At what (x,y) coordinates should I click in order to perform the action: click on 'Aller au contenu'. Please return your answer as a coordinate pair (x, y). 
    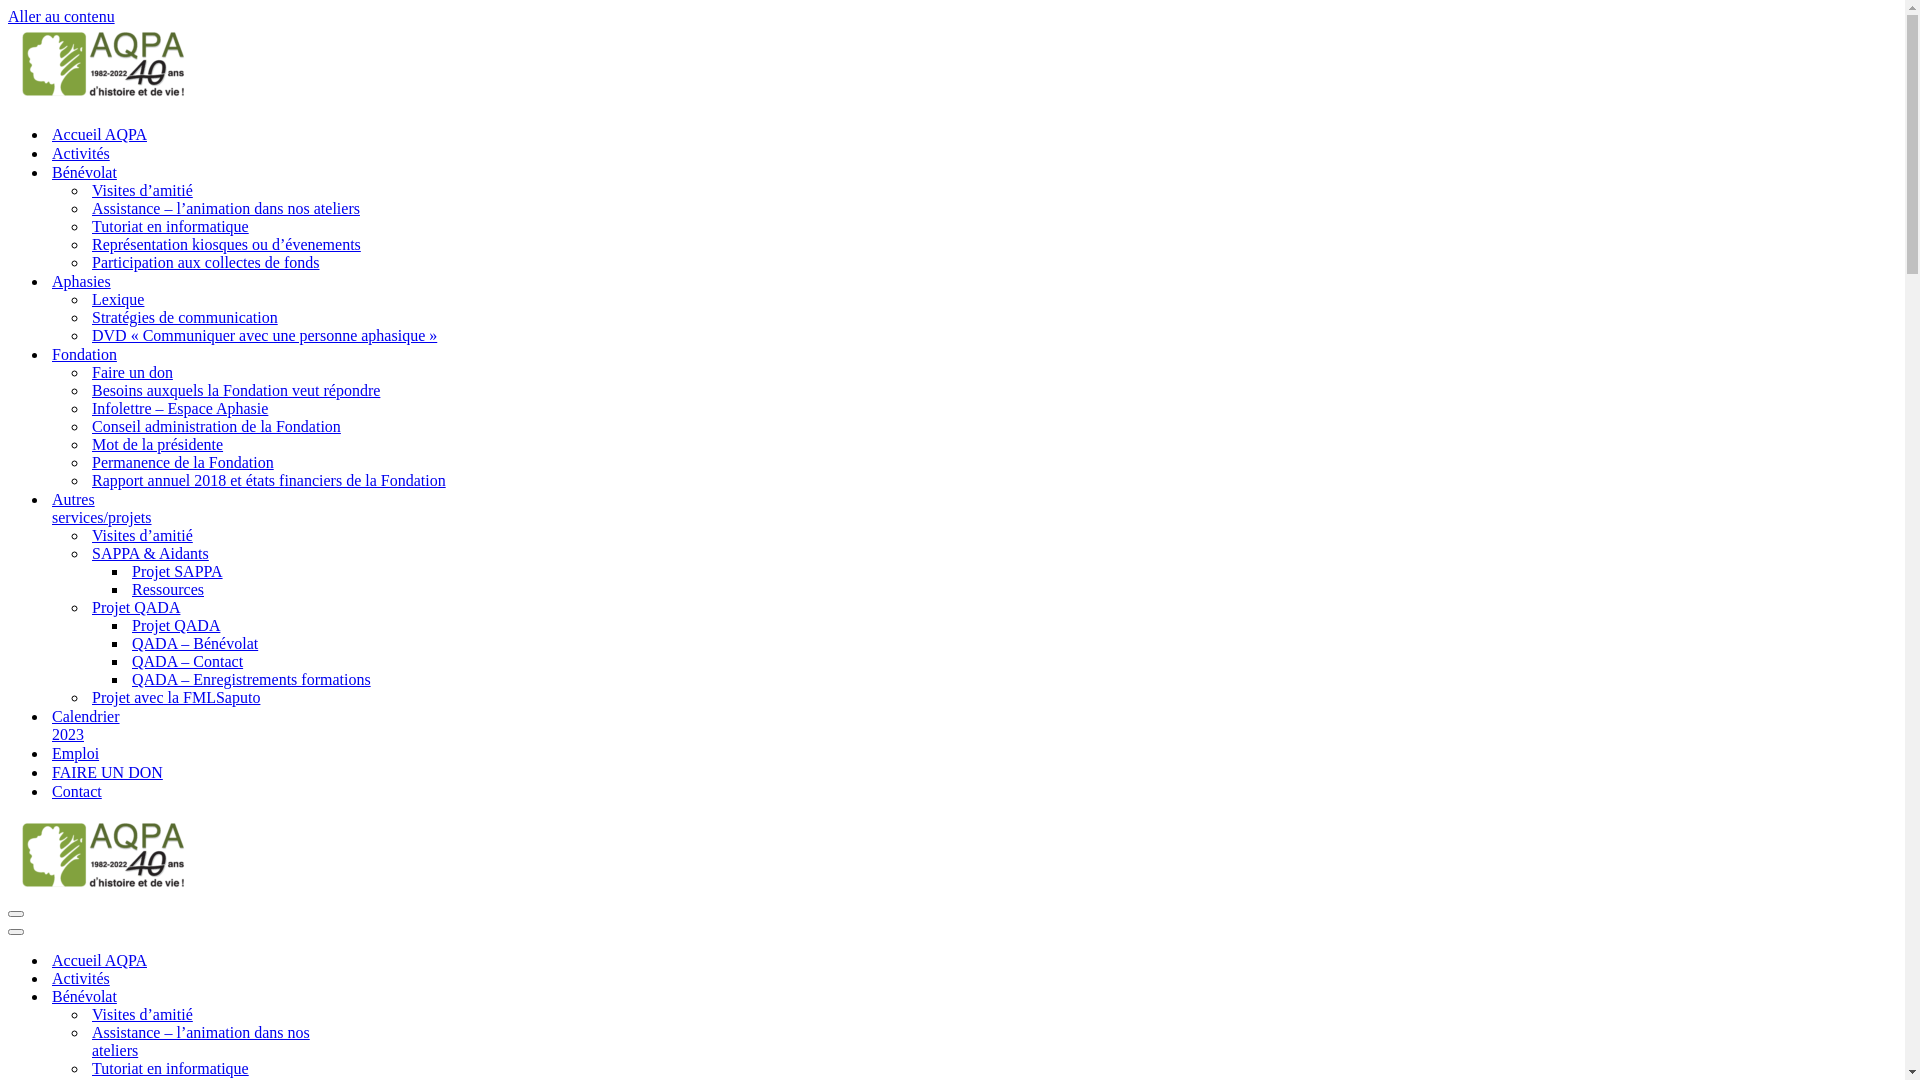
    Looking at the image, I should click on (61, 16).